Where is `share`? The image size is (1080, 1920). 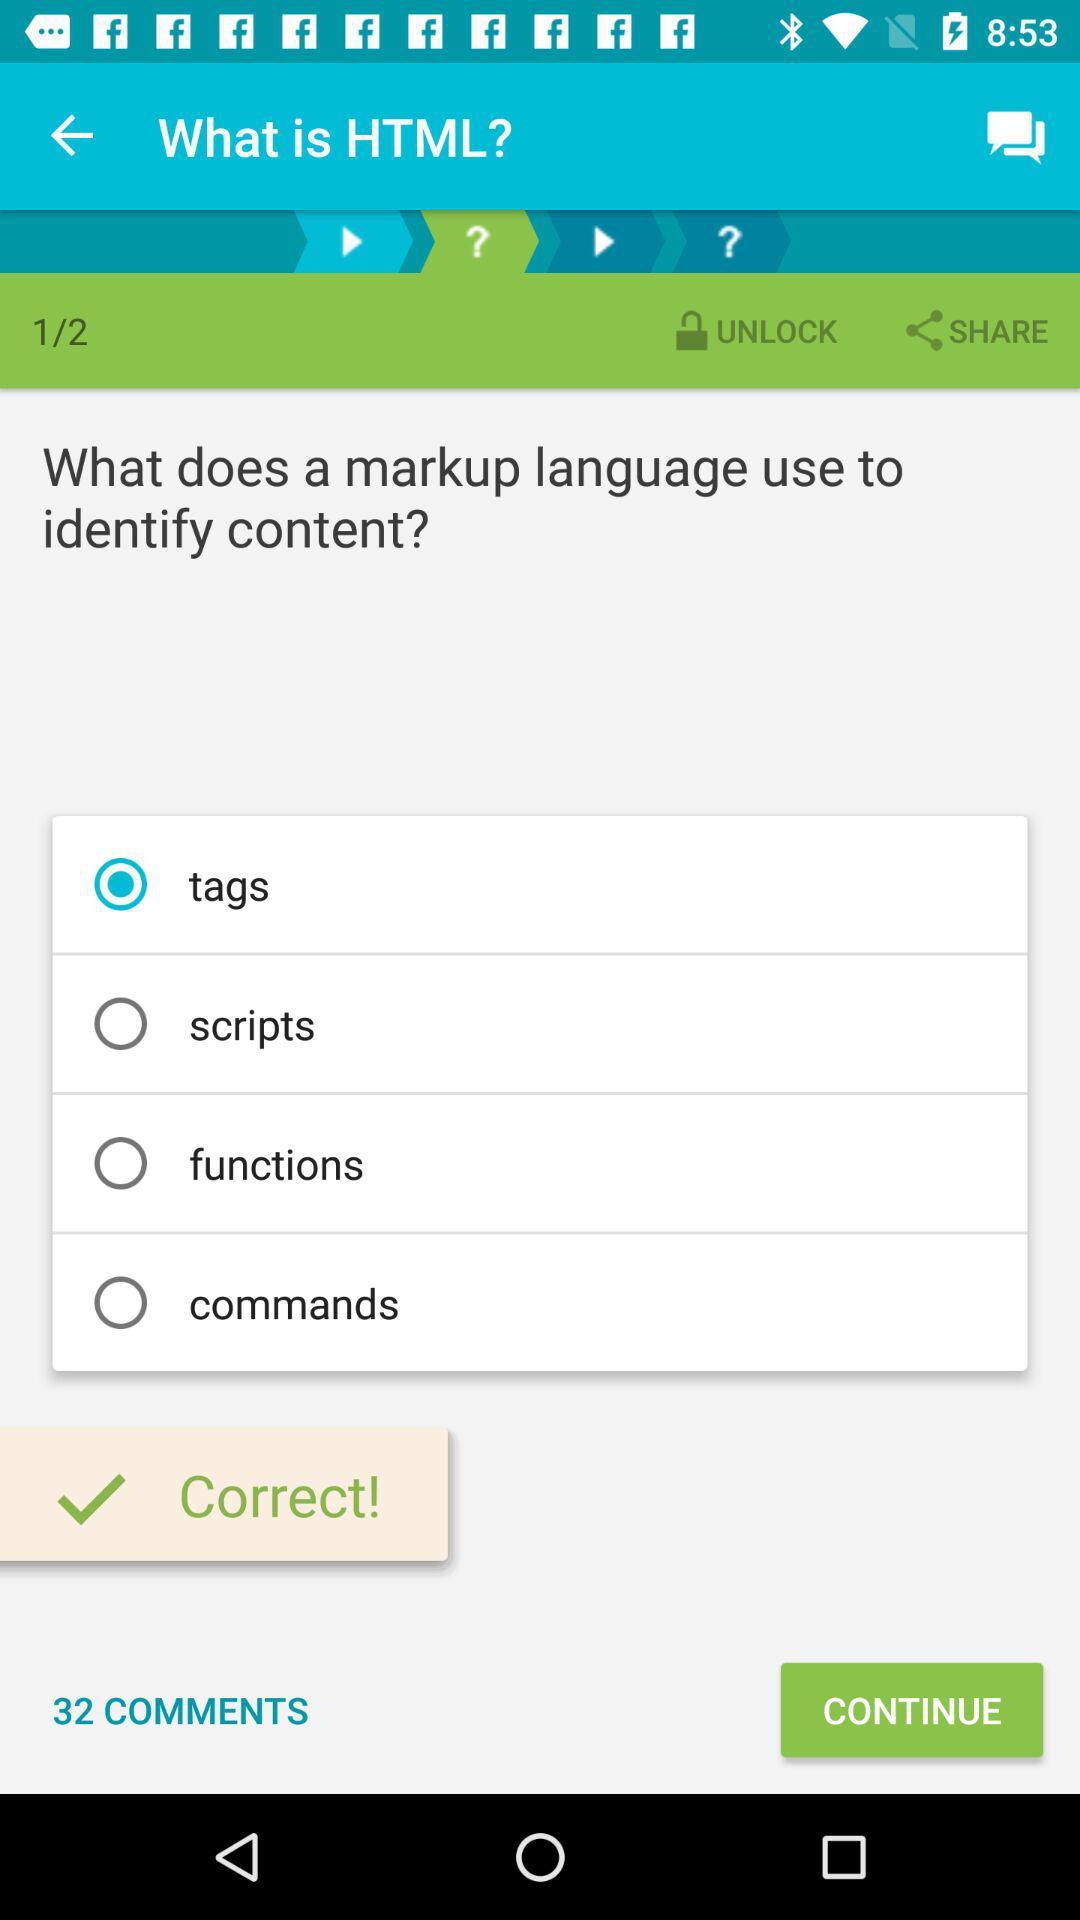
share is located at coordinates (973, 330).